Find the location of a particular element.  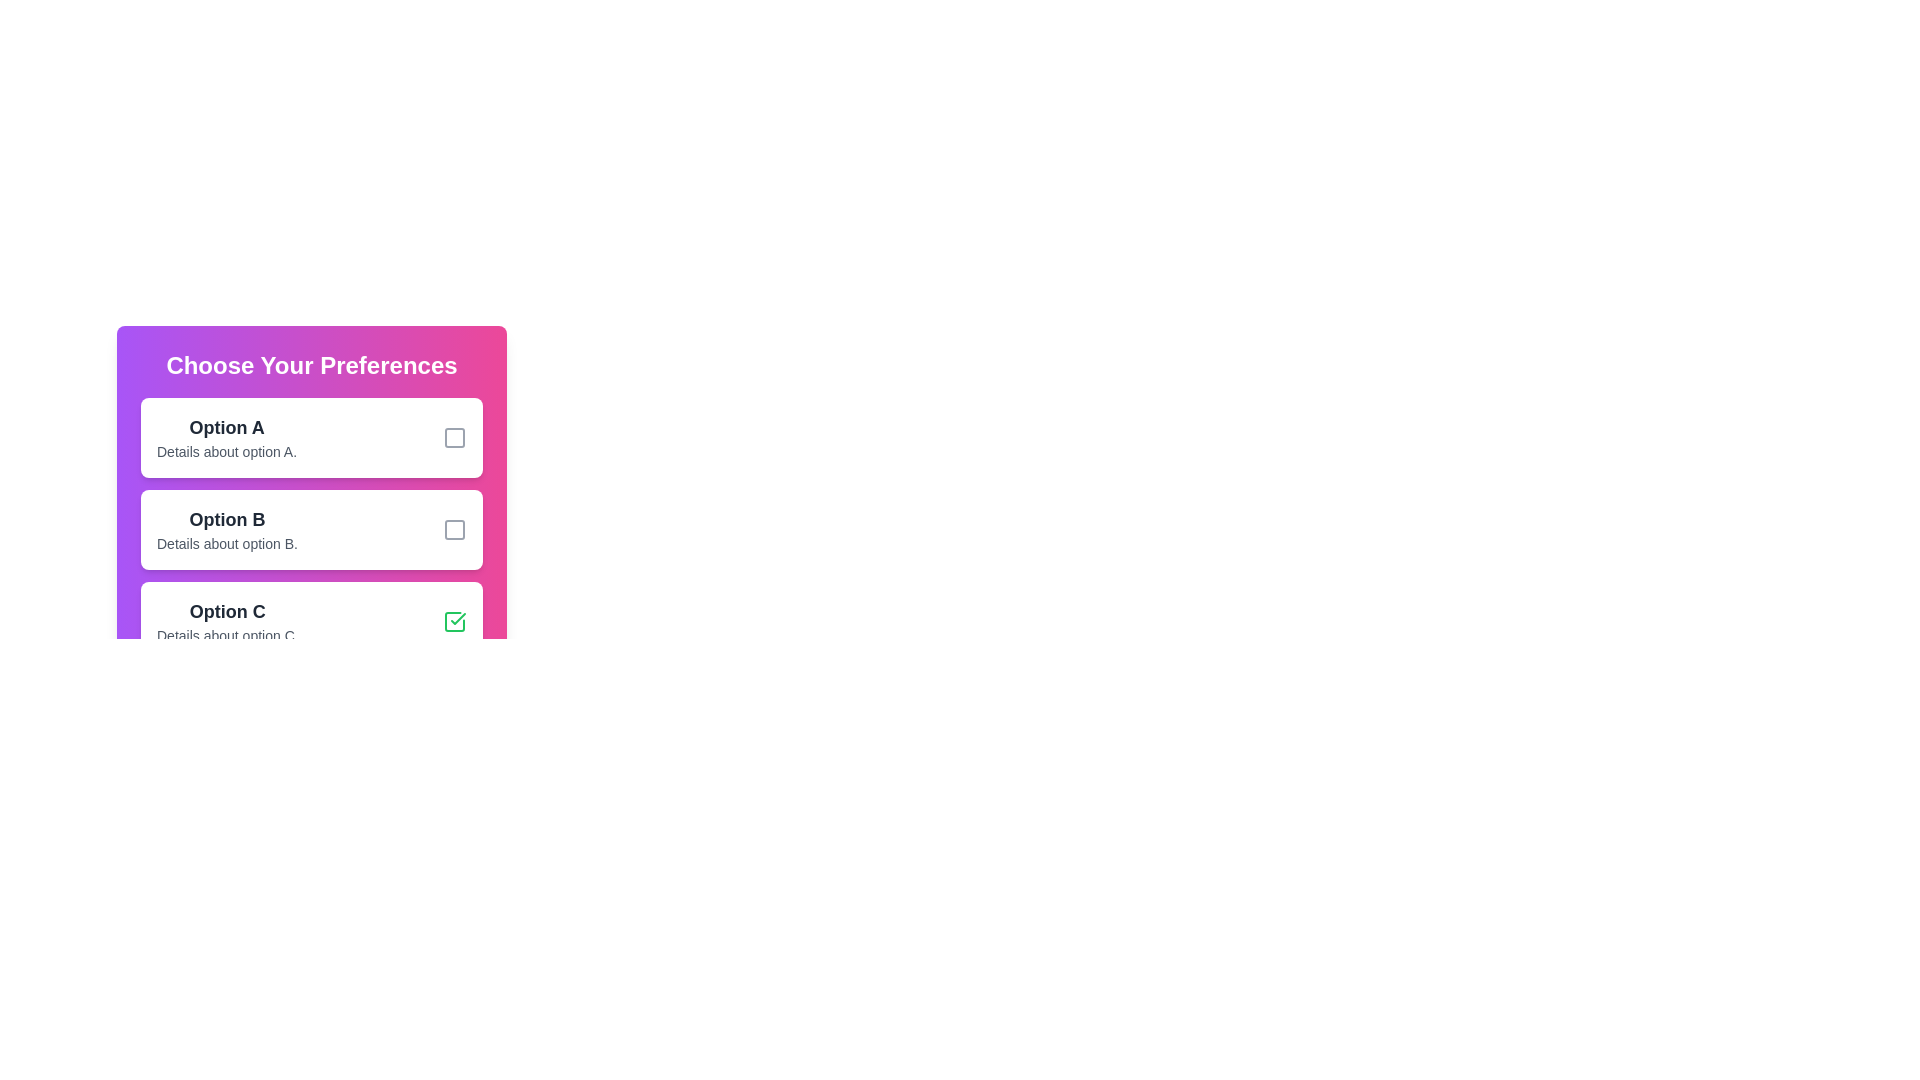

text content of 'Option B' within the selection section, which is visually distinct and located between 'Option A' and 'Option C' is located at coordinates (227, 528).